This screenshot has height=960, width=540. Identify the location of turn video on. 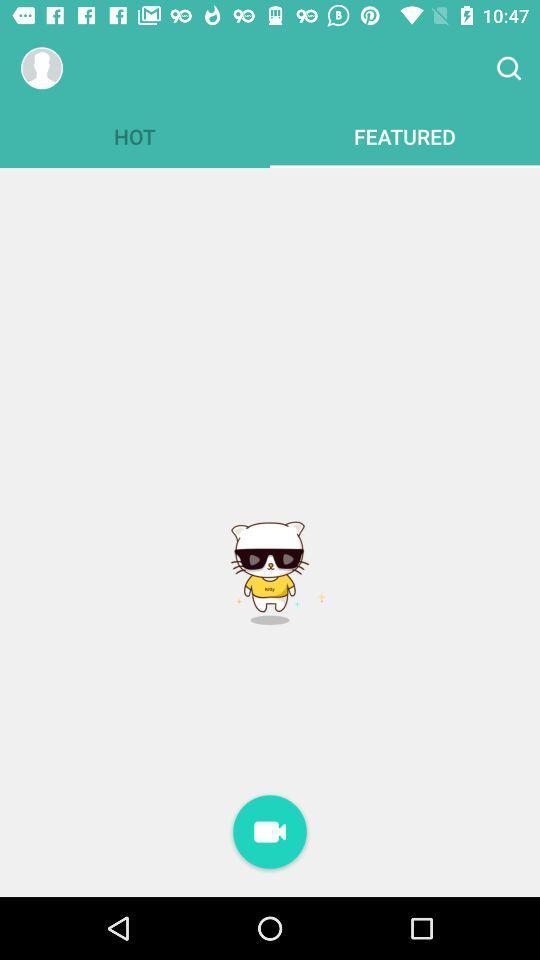
(270, 833).